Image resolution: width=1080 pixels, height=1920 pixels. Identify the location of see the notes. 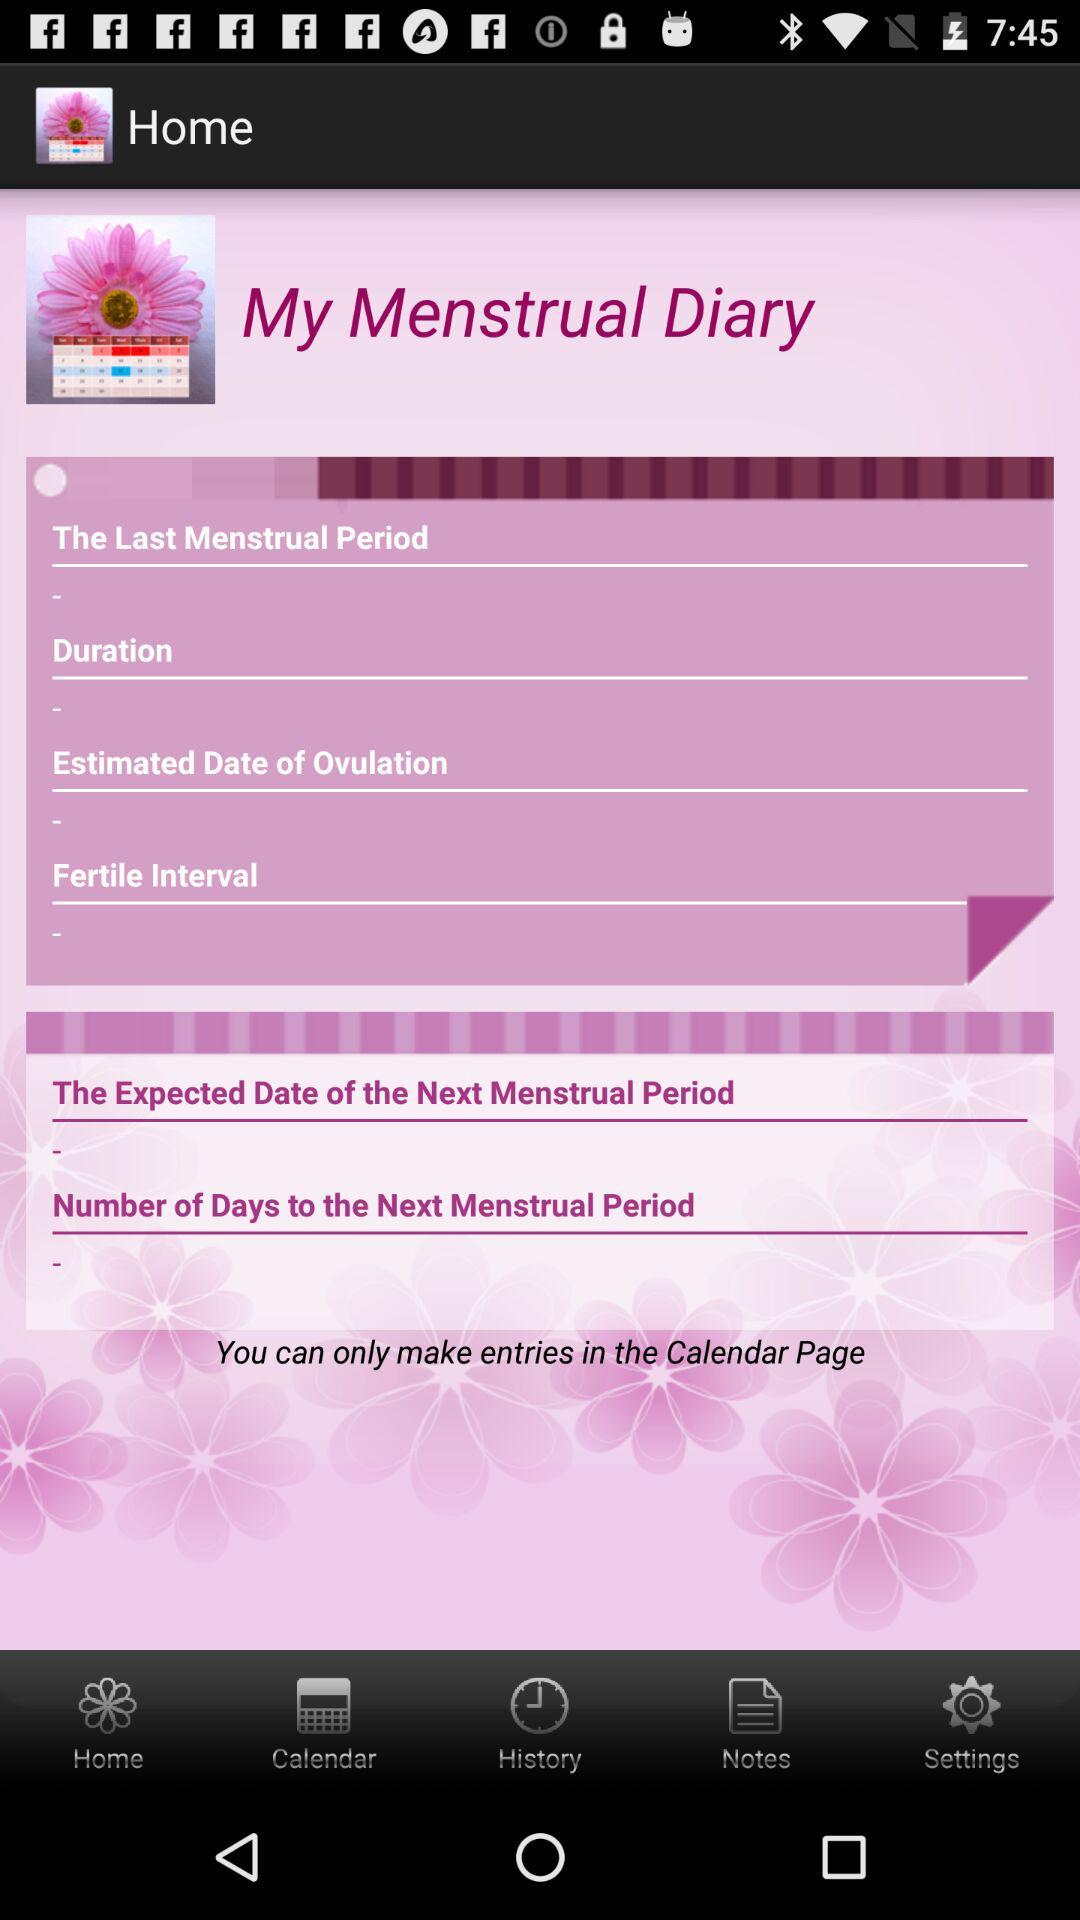
(756, 1721).